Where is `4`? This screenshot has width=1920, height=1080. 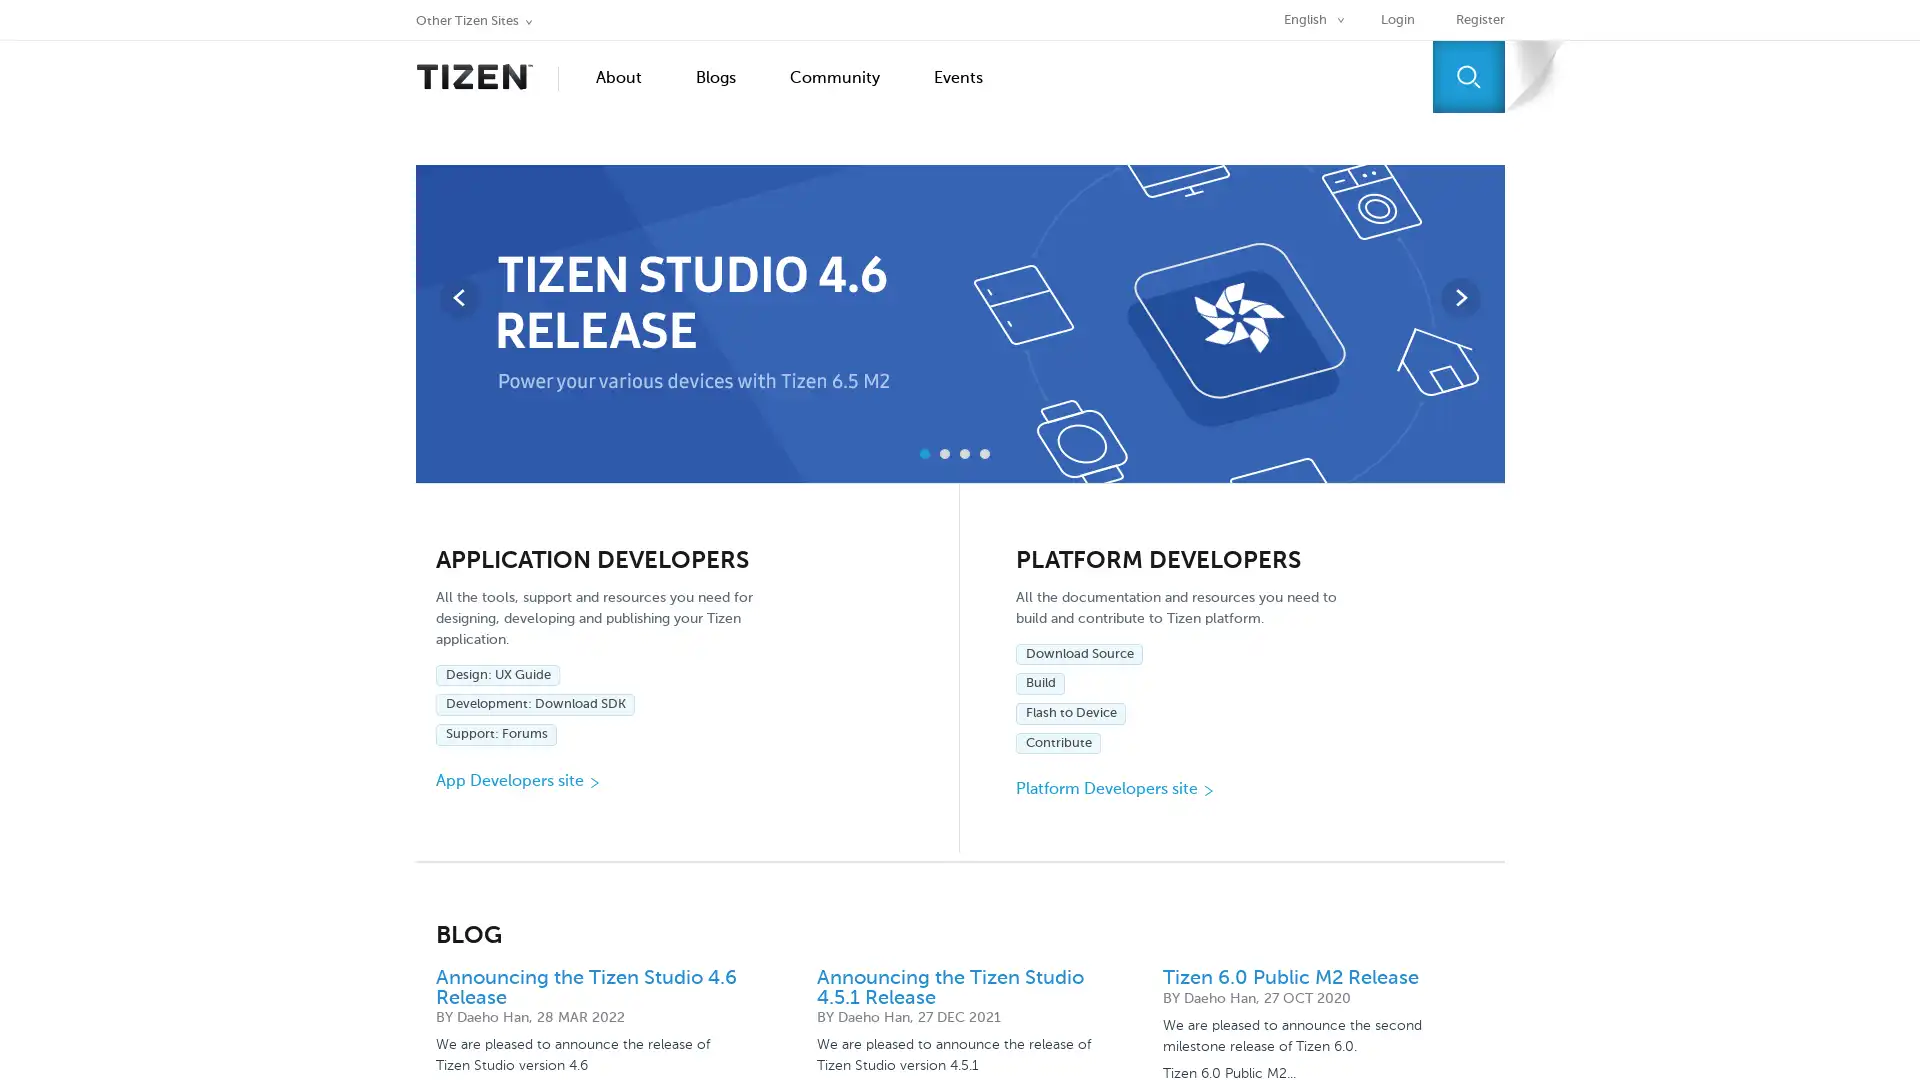
4 is located at coordinates (984, 454).